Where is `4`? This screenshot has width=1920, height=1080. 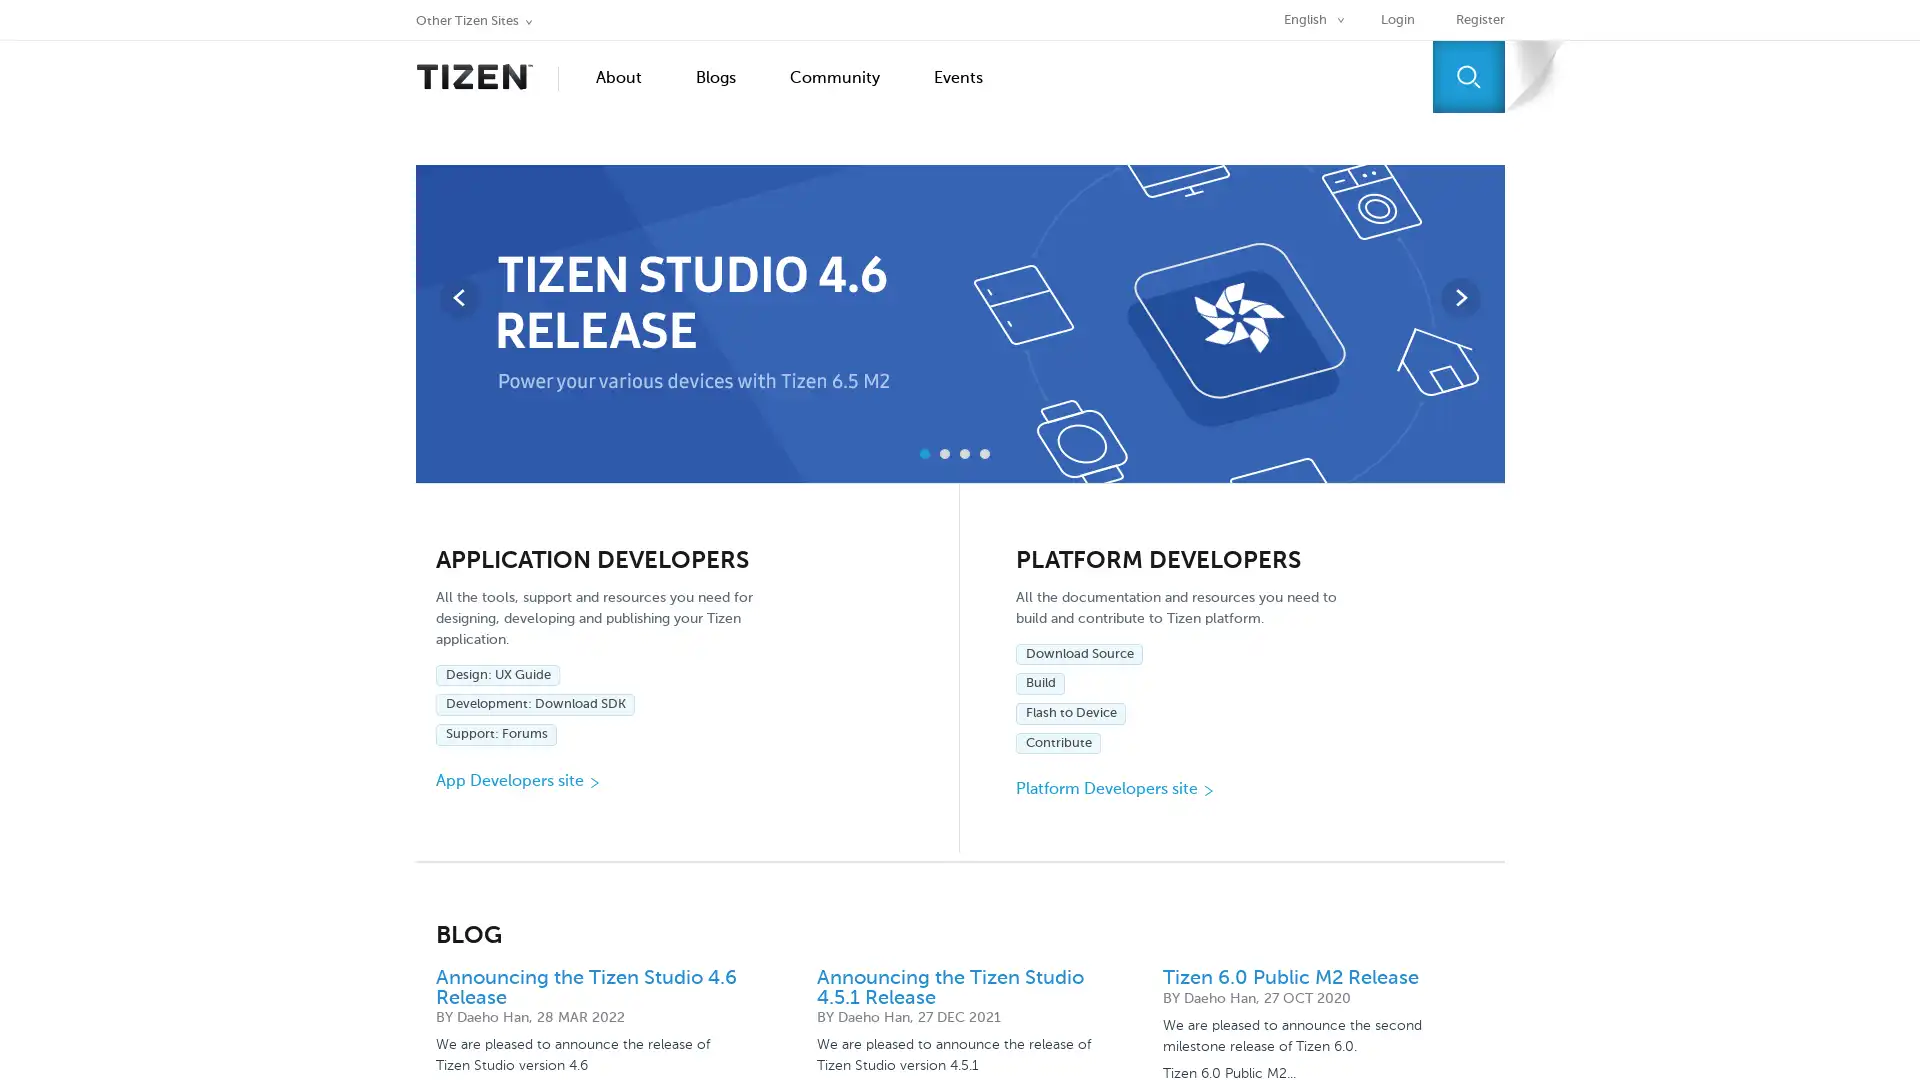
4 is located at coordinates (984, 454).